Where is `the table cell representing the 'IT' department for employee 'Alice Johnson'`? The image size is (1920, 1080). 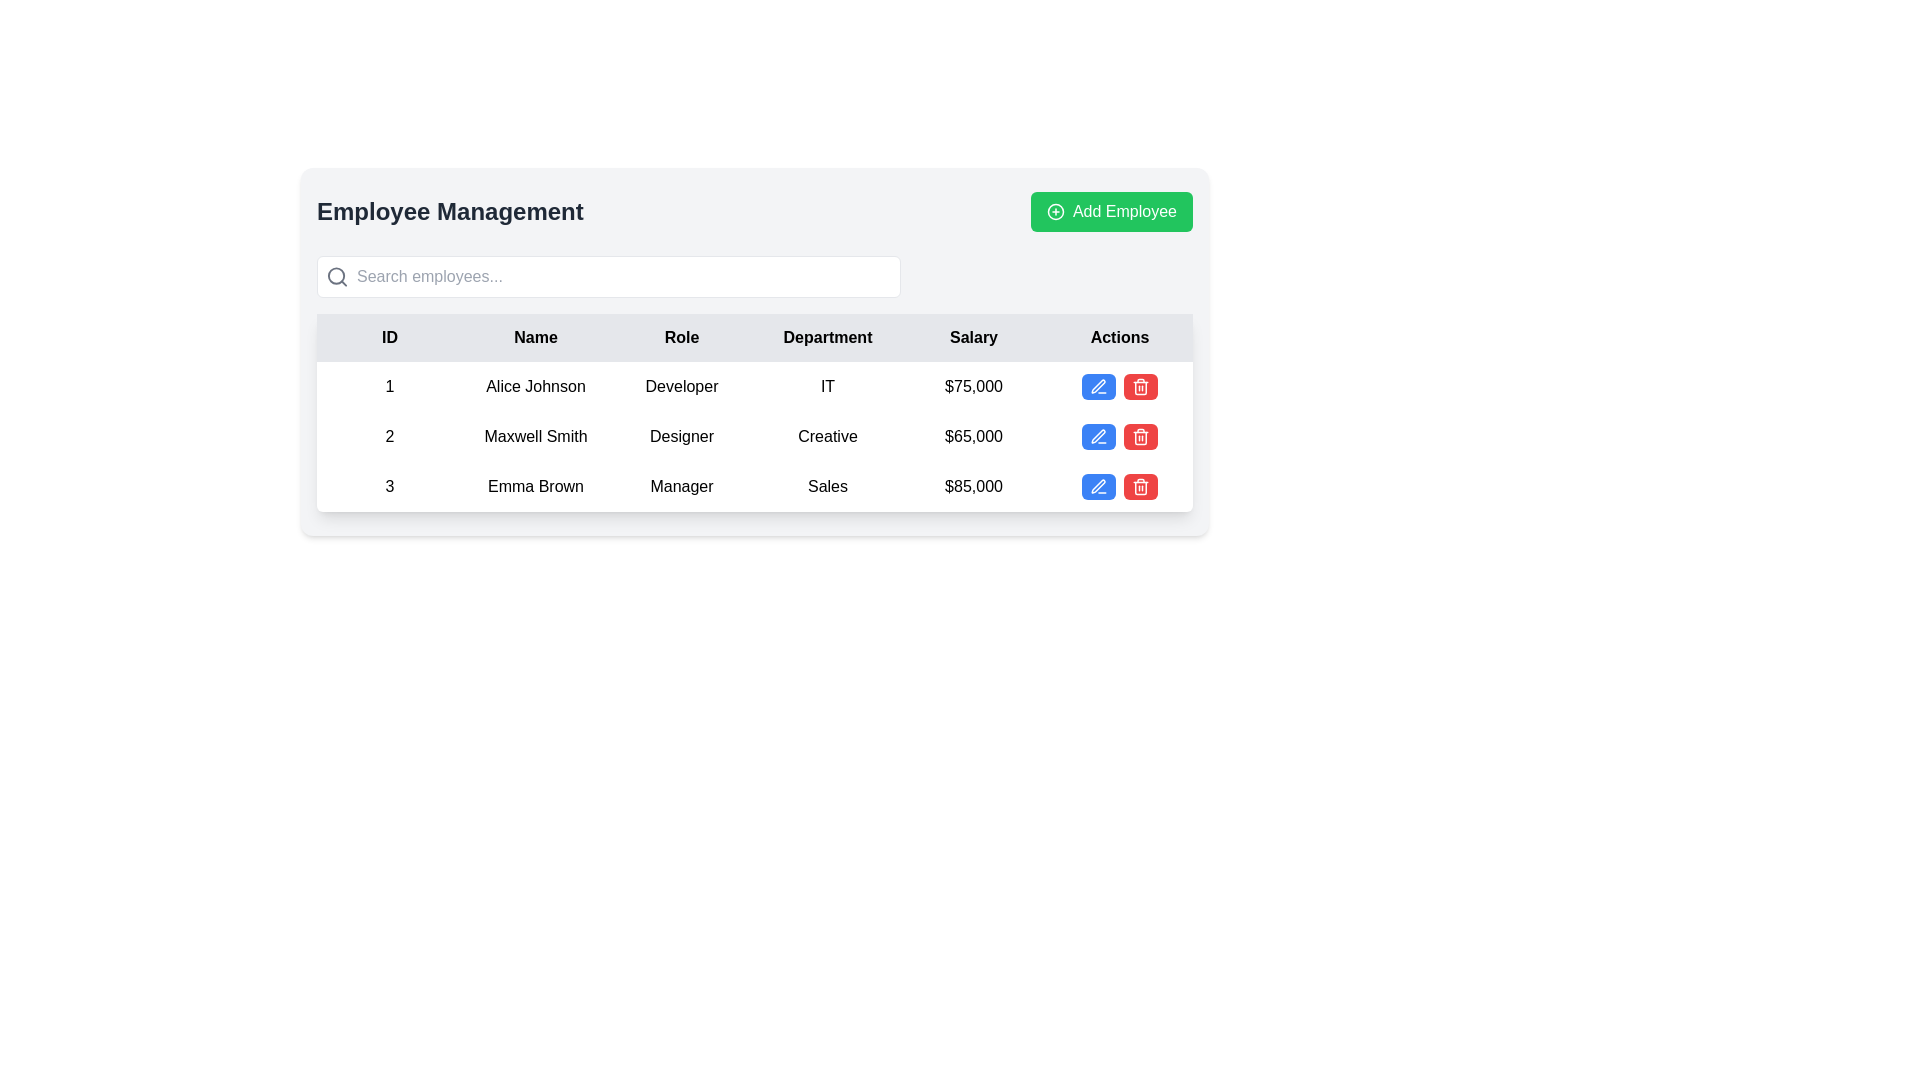
the table cell representing the 'IT' department for employee 'Alice Johnson' is located at coordinates (828, 386).